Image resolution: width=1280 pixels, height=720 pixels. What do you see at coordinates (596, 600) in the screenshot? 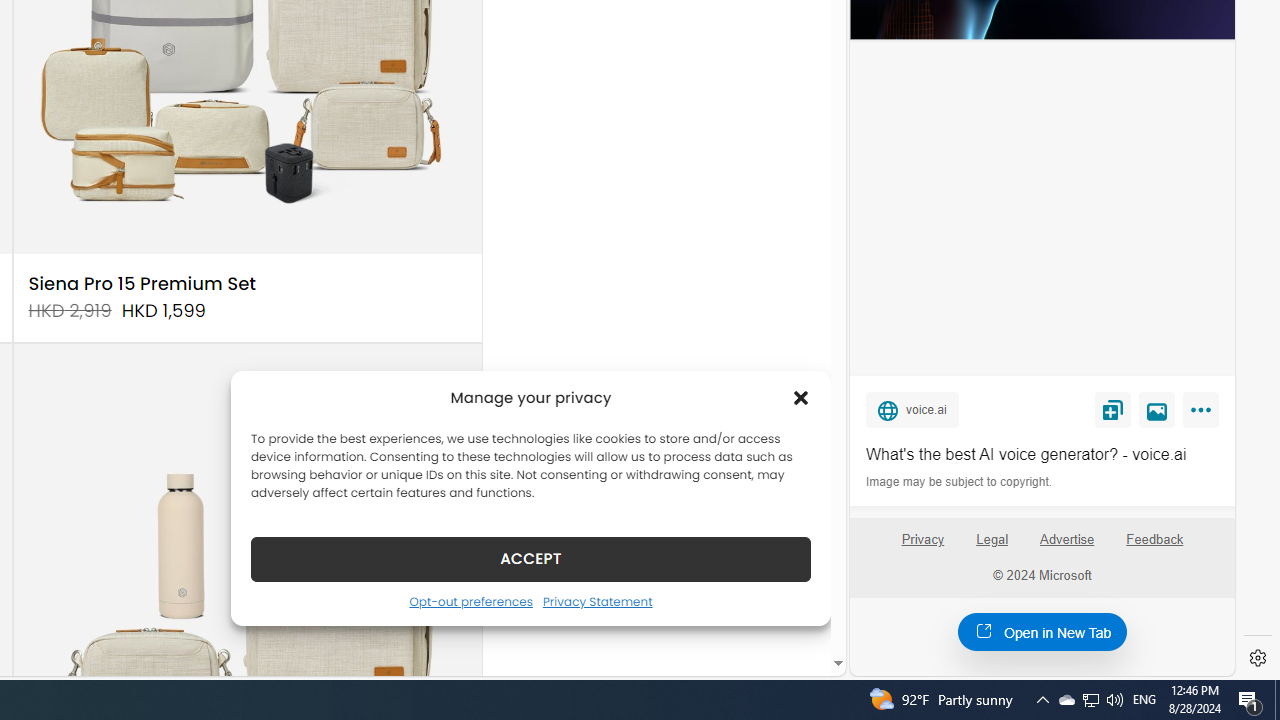
I see `'Privacy Statement'` at bounding box center [596, 600].